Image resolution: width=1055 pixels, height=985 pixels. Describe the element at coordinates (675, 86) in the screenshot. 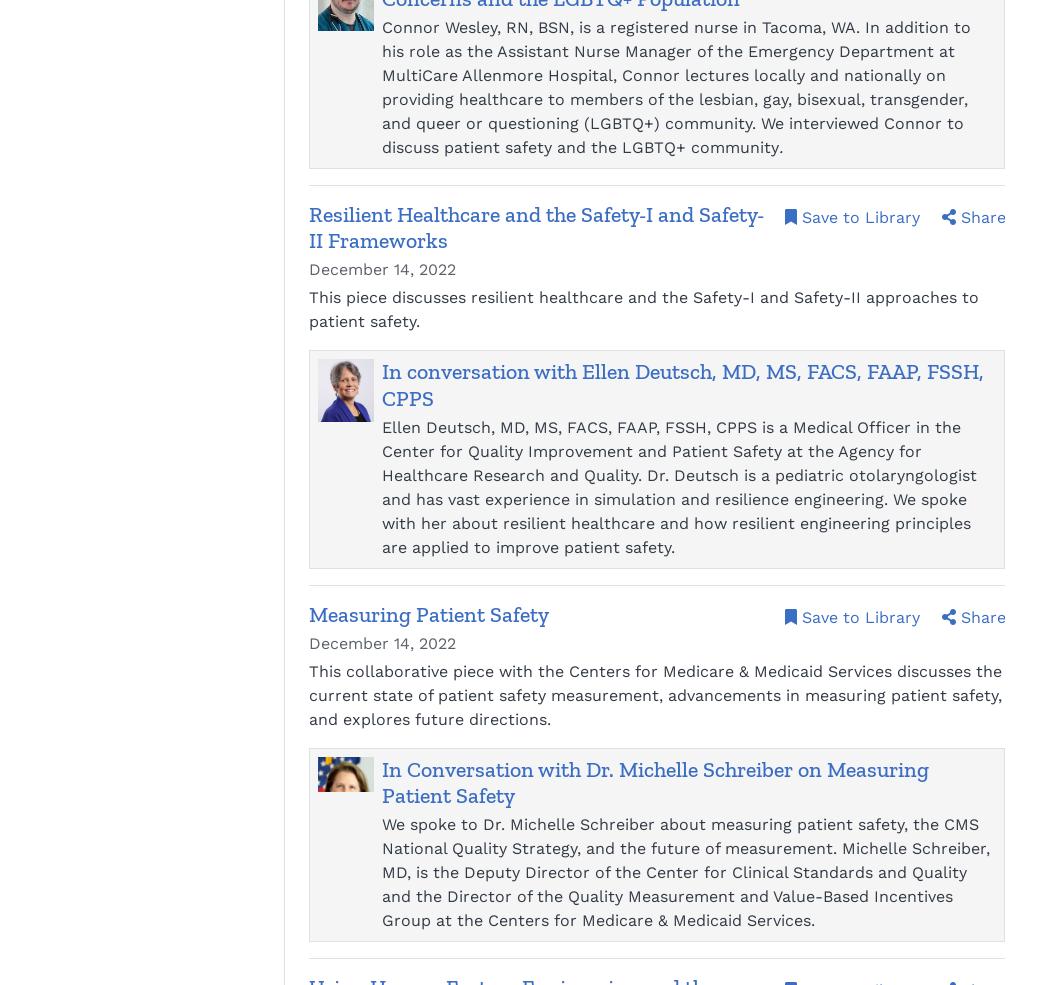

I see `'Connor Wesley, RN, BSN, is a registered nurse in Tacoma, WA. In addition to his role as the Assistant Nurse Manager of the Emergency Department at MultiCare Allenmore Hospital, Connor lectures locally and nationally on providing healthcare to members of the lesbian, gay, bisexual, transgender, and queer or questioning (LGBTQ+) community. We interviewed Connor to discuss patient safety and the LGBTQ+ community'` at that location.